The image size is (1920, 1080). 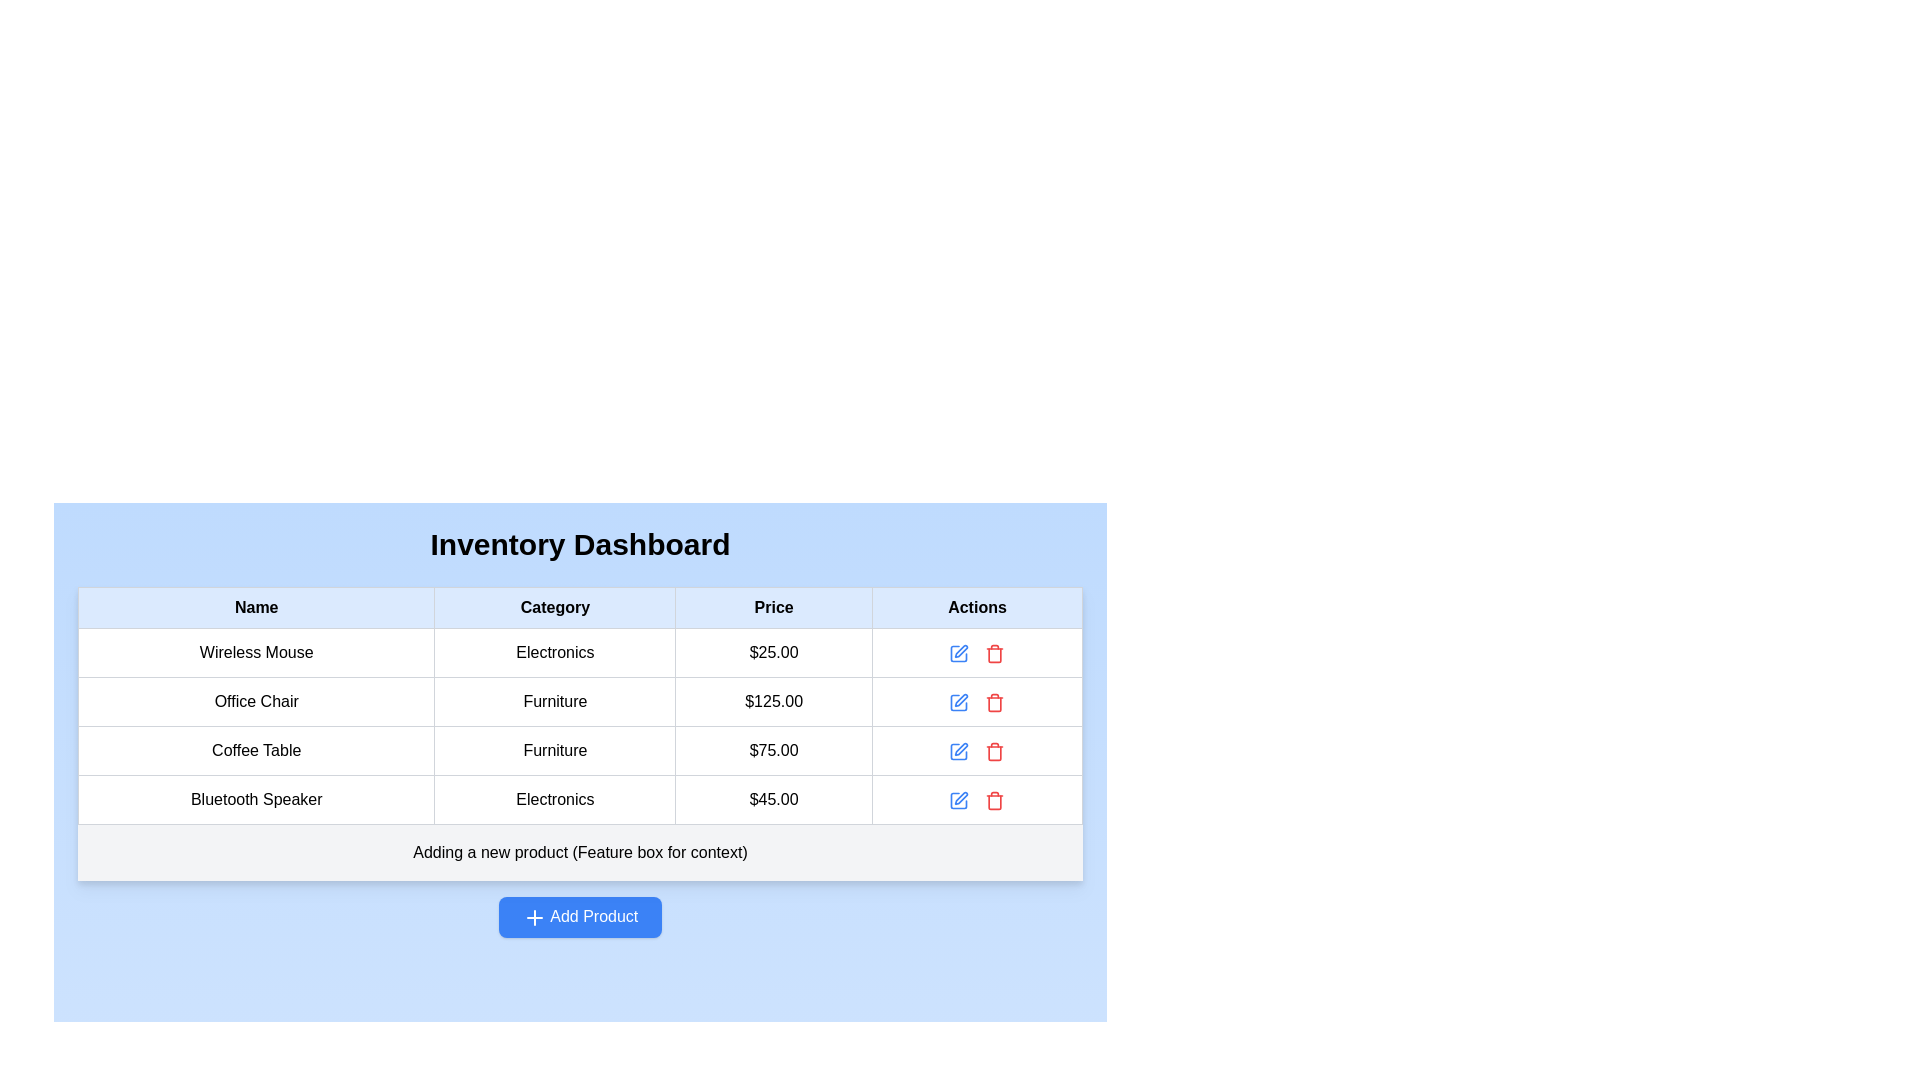 I want to click on the 'Bluetooth Speaker' label in the inventory list, which is located on the fourth row under the 'Name' column, so click(x=255, y=798).